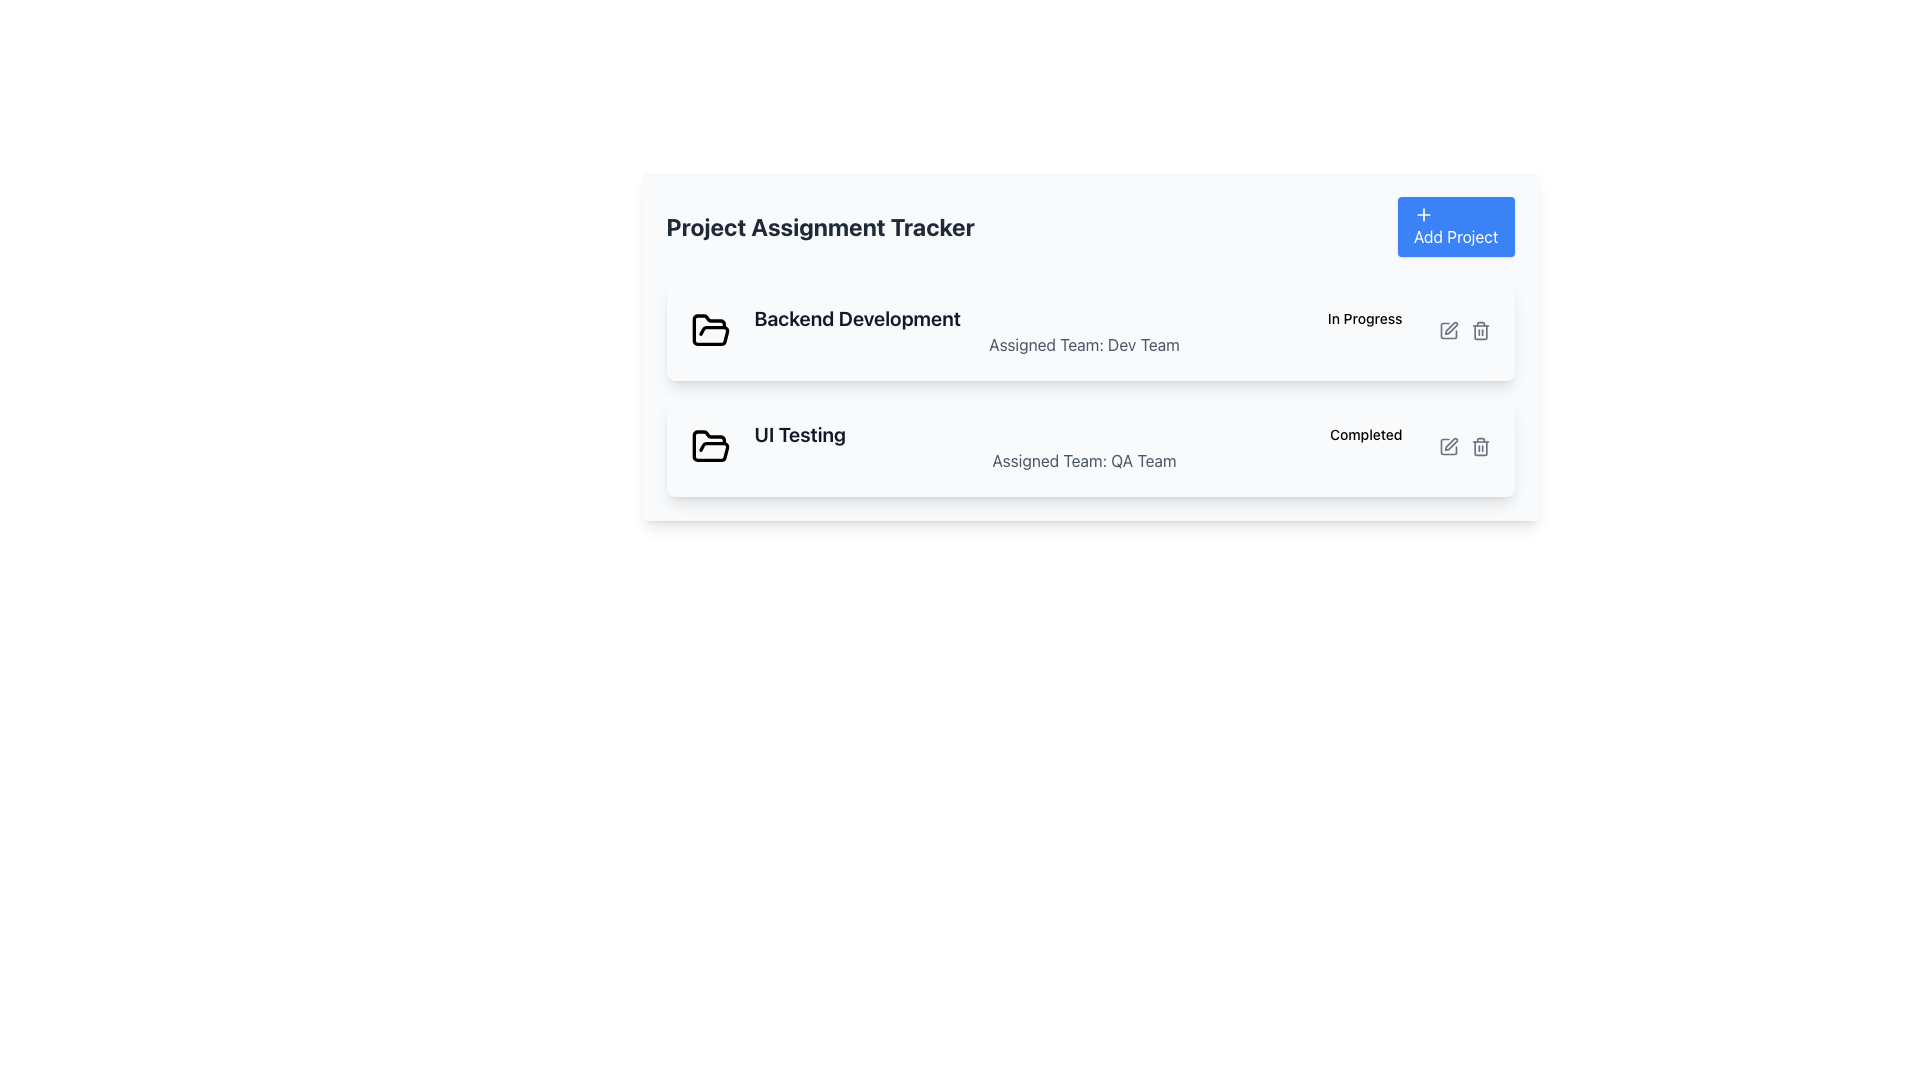 This screenshot has height=1080, width=1920. Describe the element at coordinates (1089, 330) in the screenshot. I see `information displayed on the 'Backend Development' status card, which is the first item in a vertical list of project cards` at that location.